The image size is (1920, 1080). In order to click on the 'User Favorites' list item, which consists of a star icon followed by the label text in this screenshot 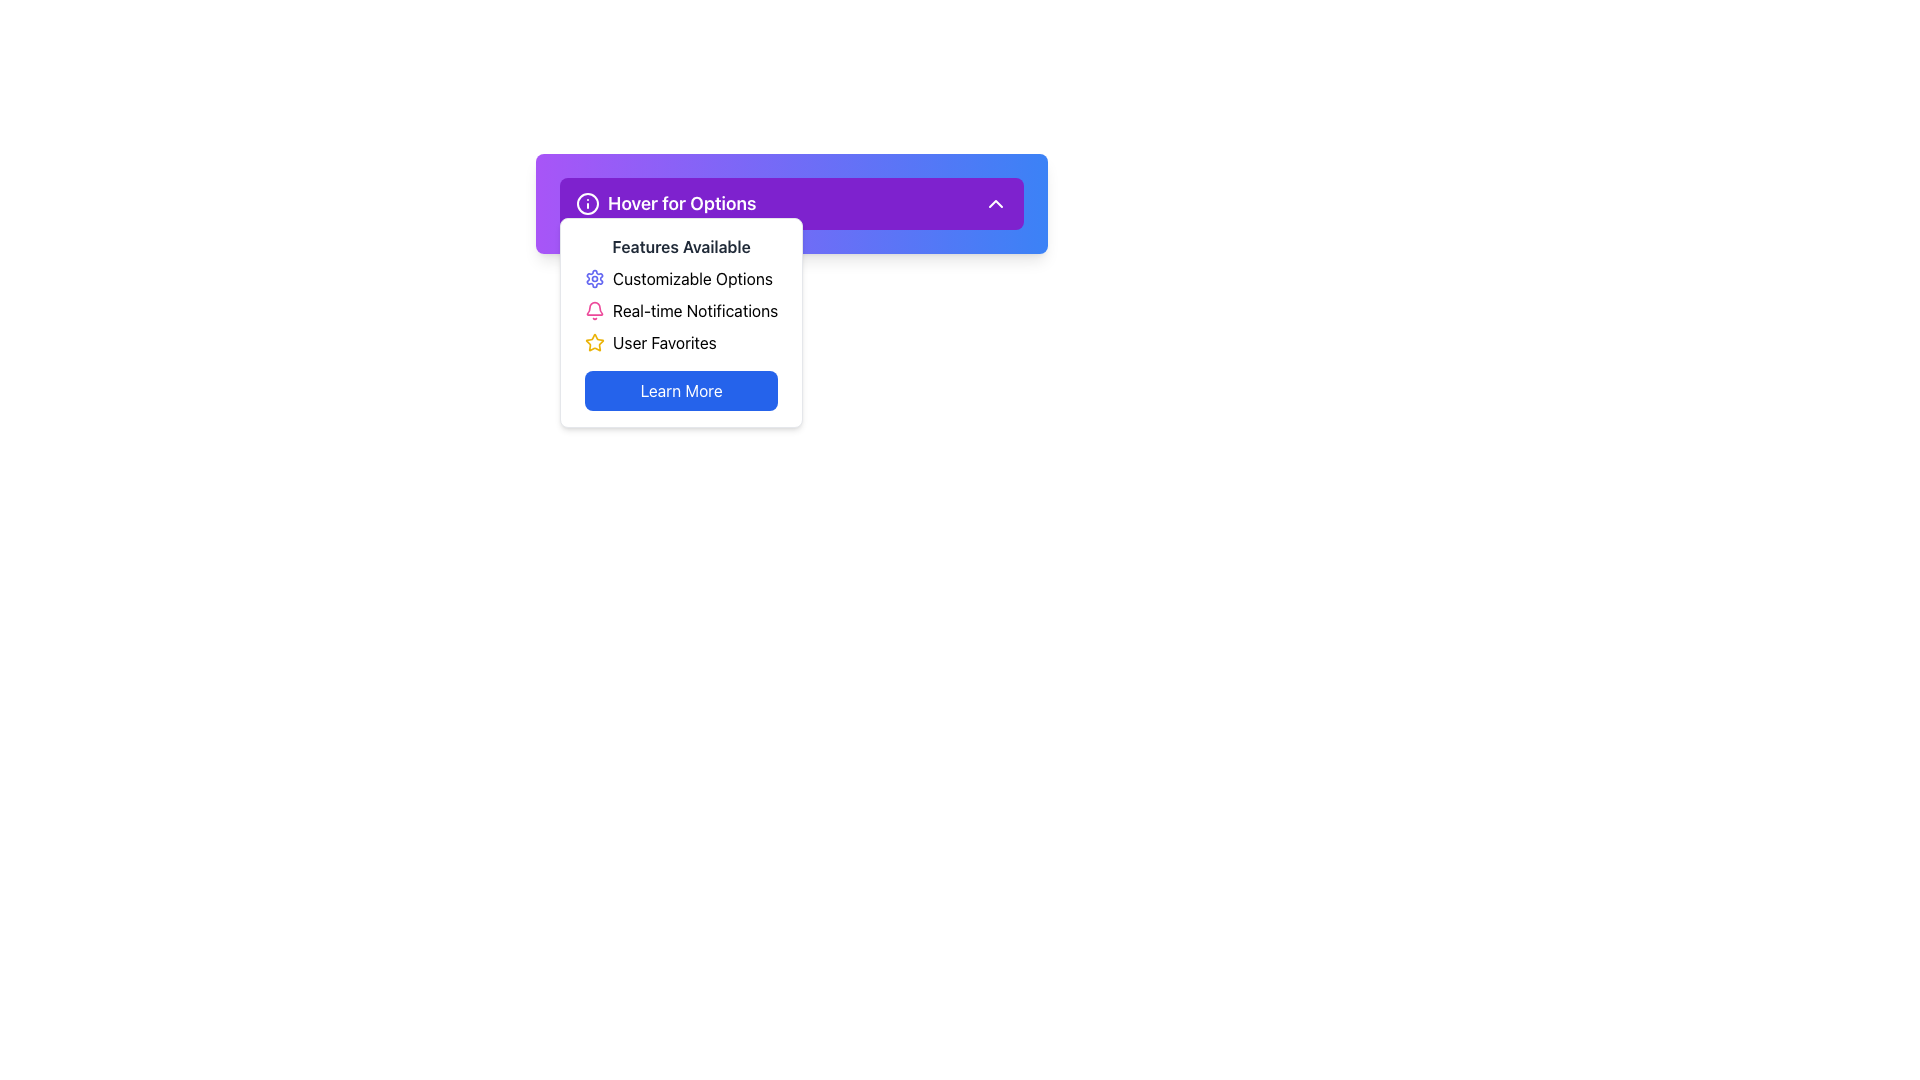, I will do `click(681, 342)`.